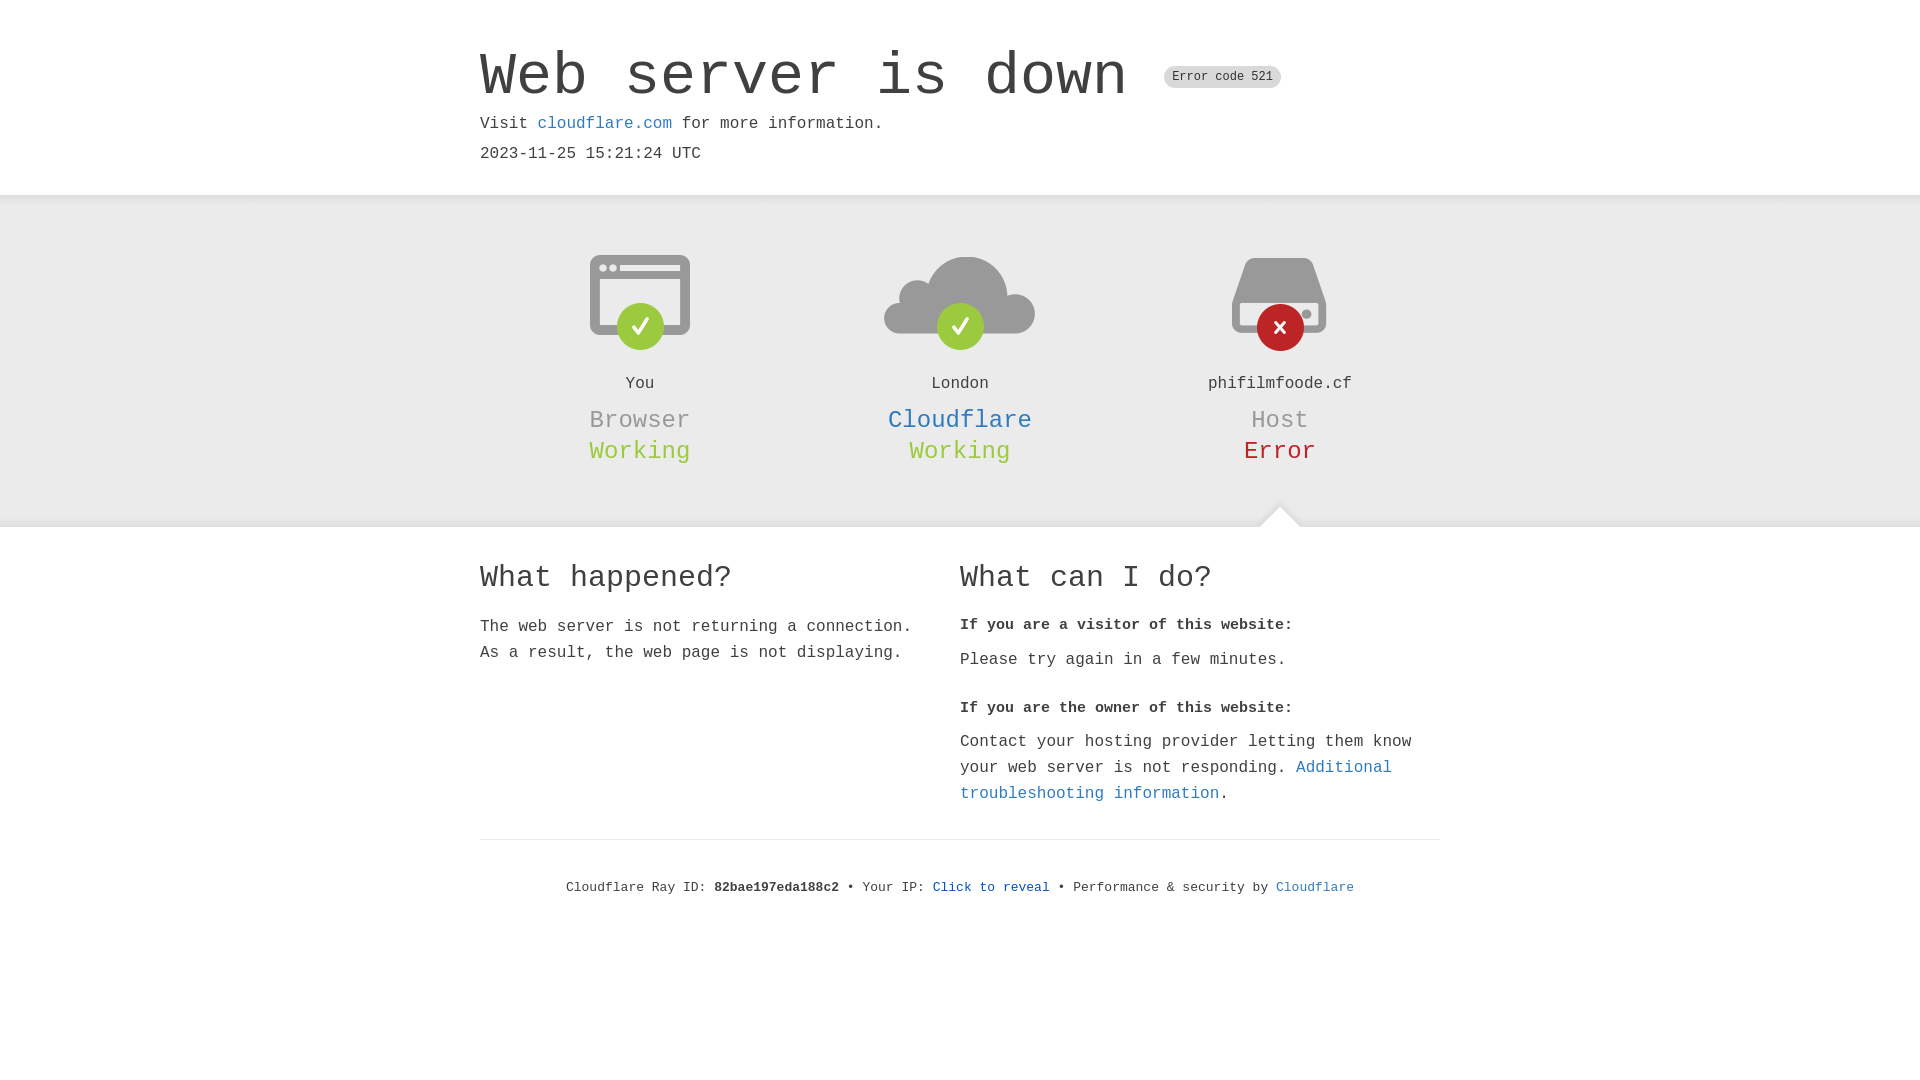 The width and height of the screenshot is (1920, 1080). What do you see at coordinates (603, 123) in the screenshot?
I see `'cloudflare.com'` at bounding box center [603, 123].